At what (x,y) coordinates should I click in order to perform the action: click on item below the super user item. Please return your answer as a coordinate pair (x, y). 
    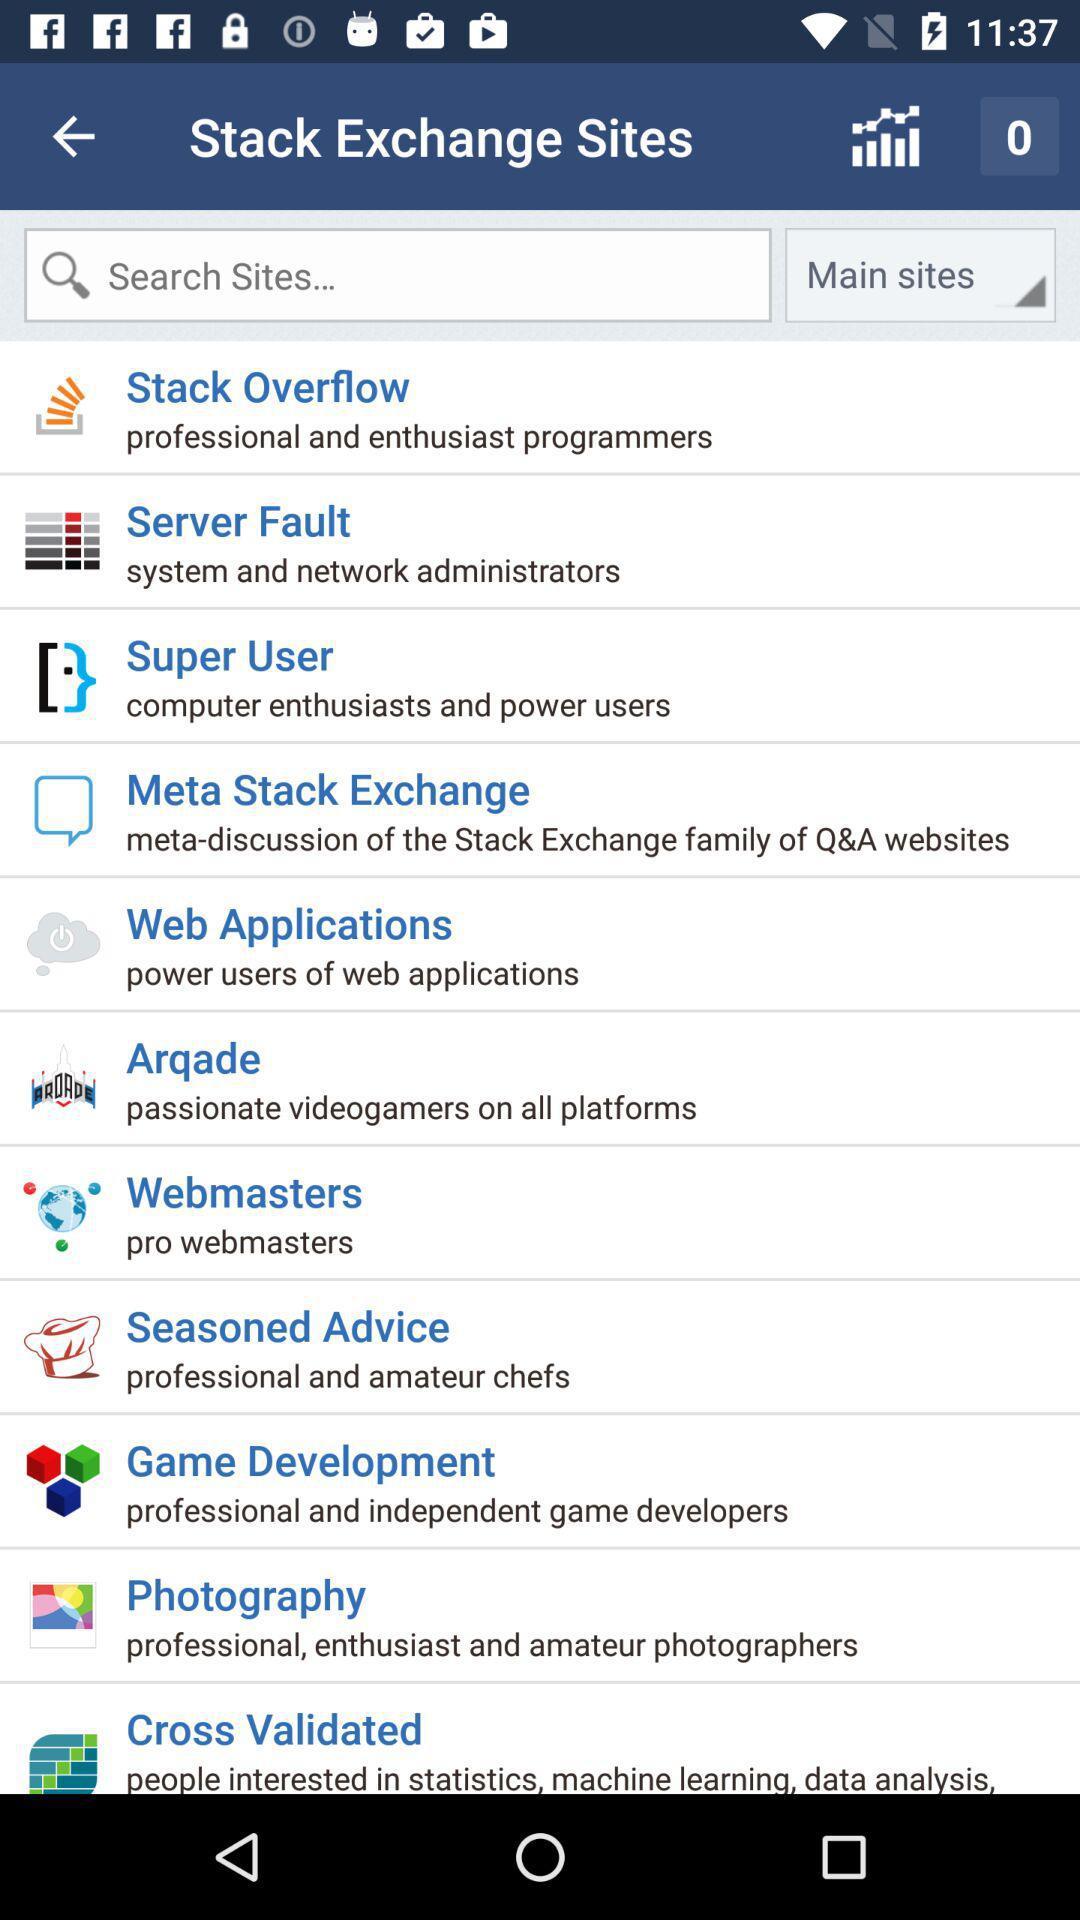
    Looking at the image, I should click on (405, 711).